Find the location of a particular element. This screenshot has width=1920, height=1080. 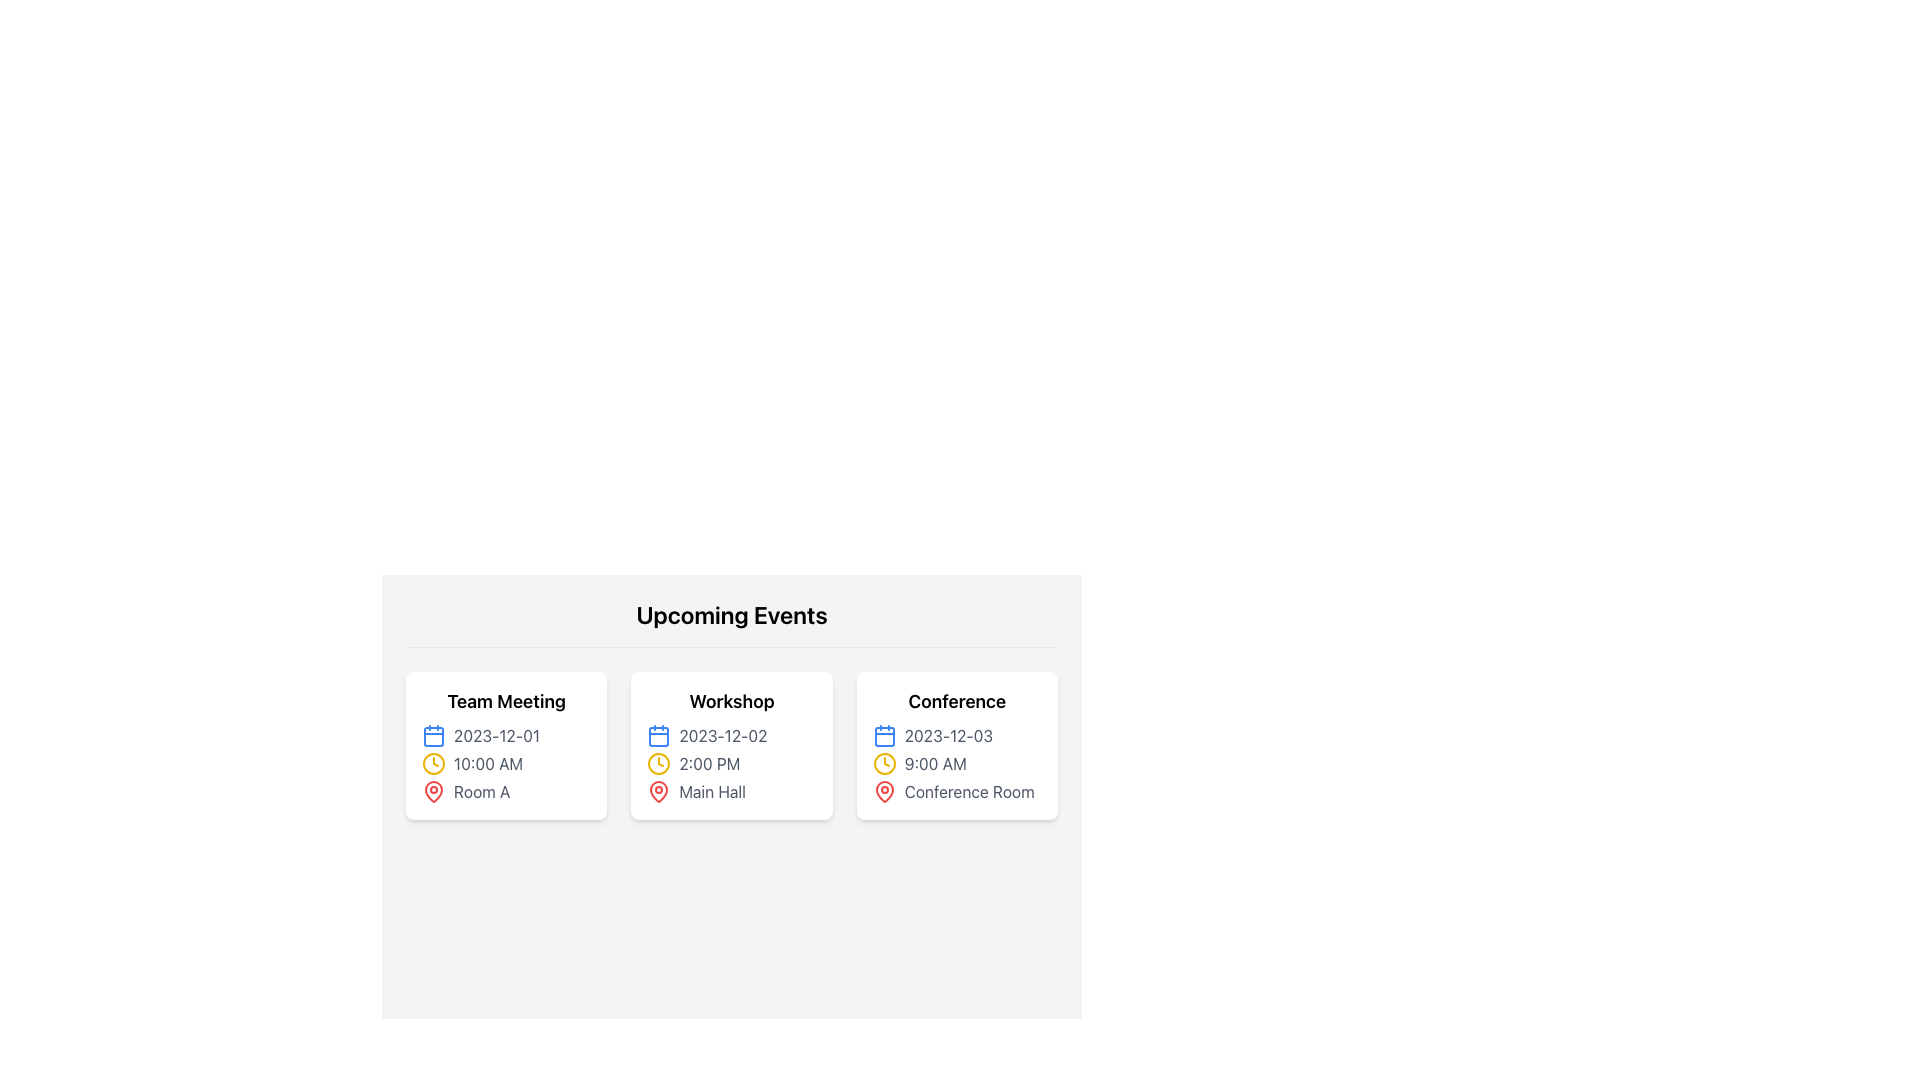

the stylized clock icon located in the middle card of the 'Upcoming Events' section, which is aligned to the left of the time text '2:00 PM' is located at coordinates (659, 763).